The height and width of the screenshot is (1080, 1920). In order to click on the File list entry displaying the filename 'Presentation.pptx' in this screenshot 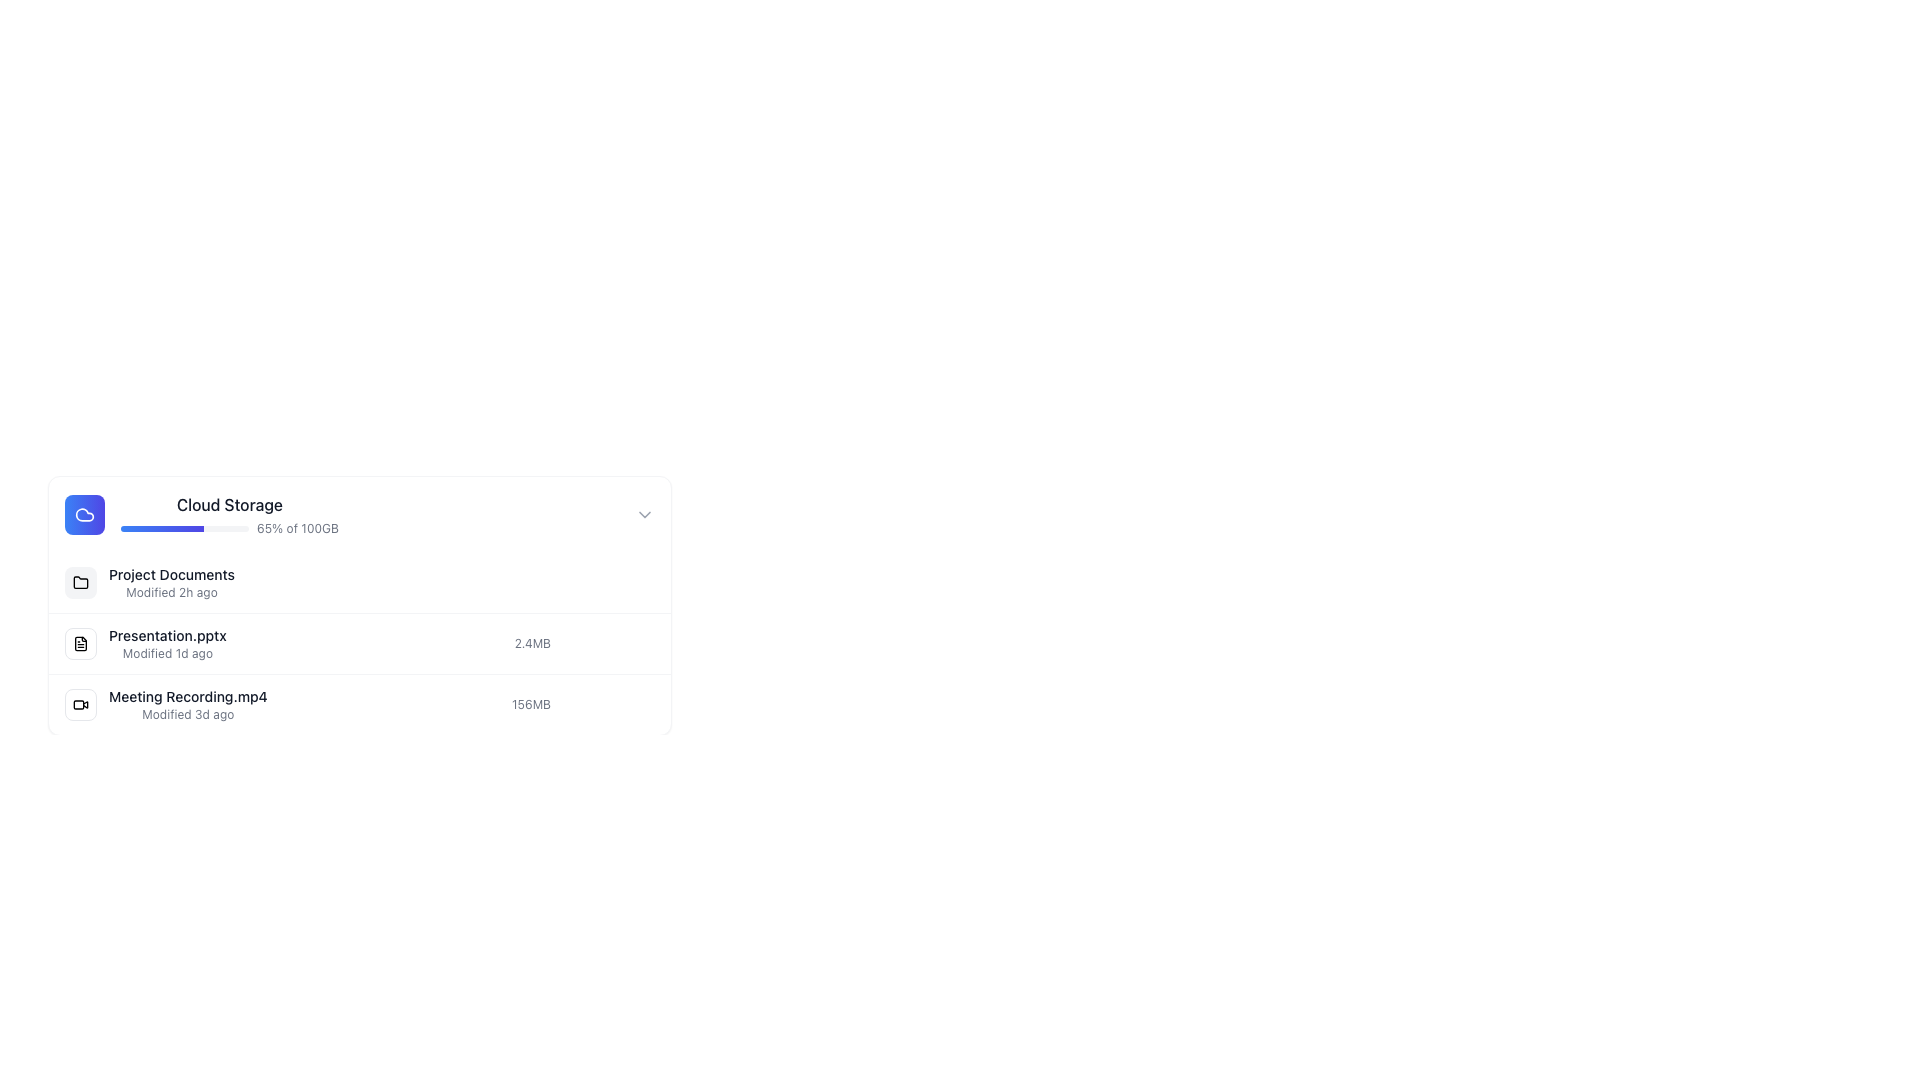, I will do `click(144, 644)`.